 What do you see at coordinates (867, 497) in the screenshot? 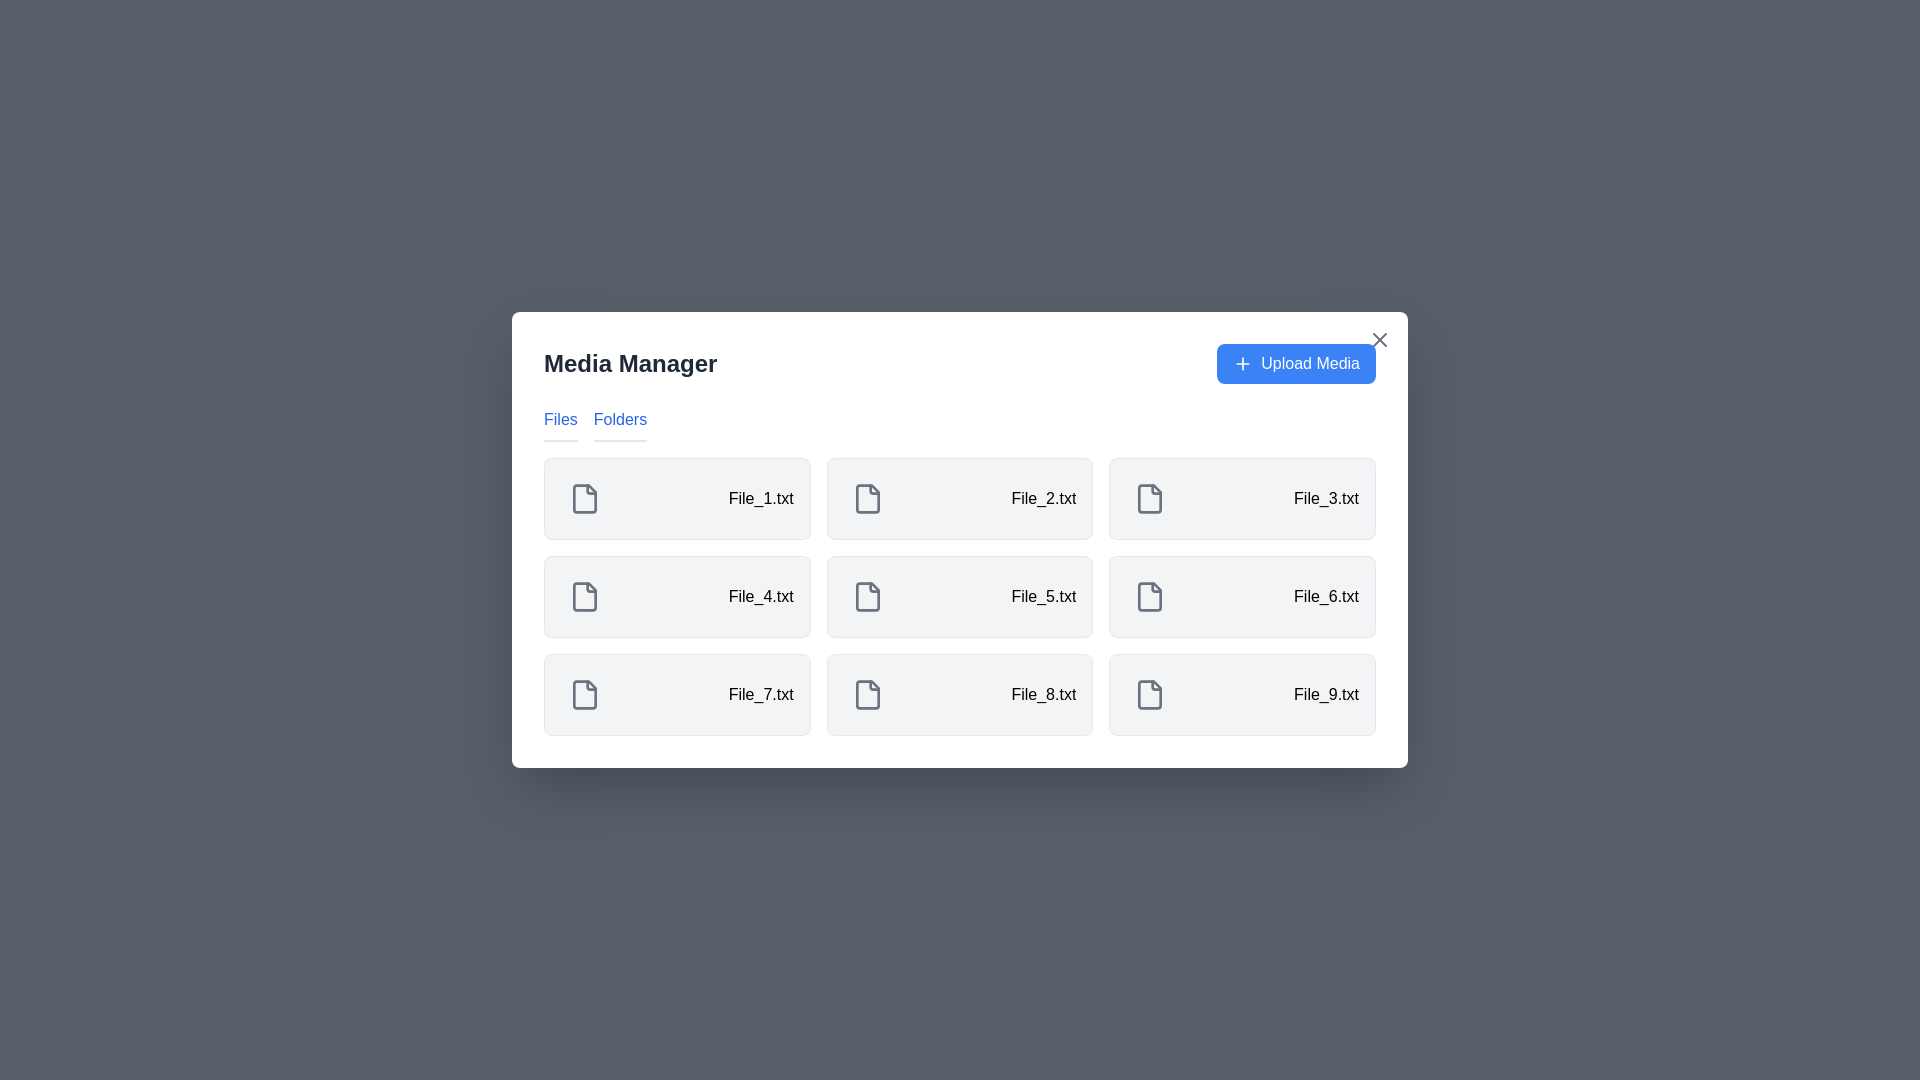
I see `the File icon (SVG graphic) in the Media Manager interface` at bounding box center [867, 497].